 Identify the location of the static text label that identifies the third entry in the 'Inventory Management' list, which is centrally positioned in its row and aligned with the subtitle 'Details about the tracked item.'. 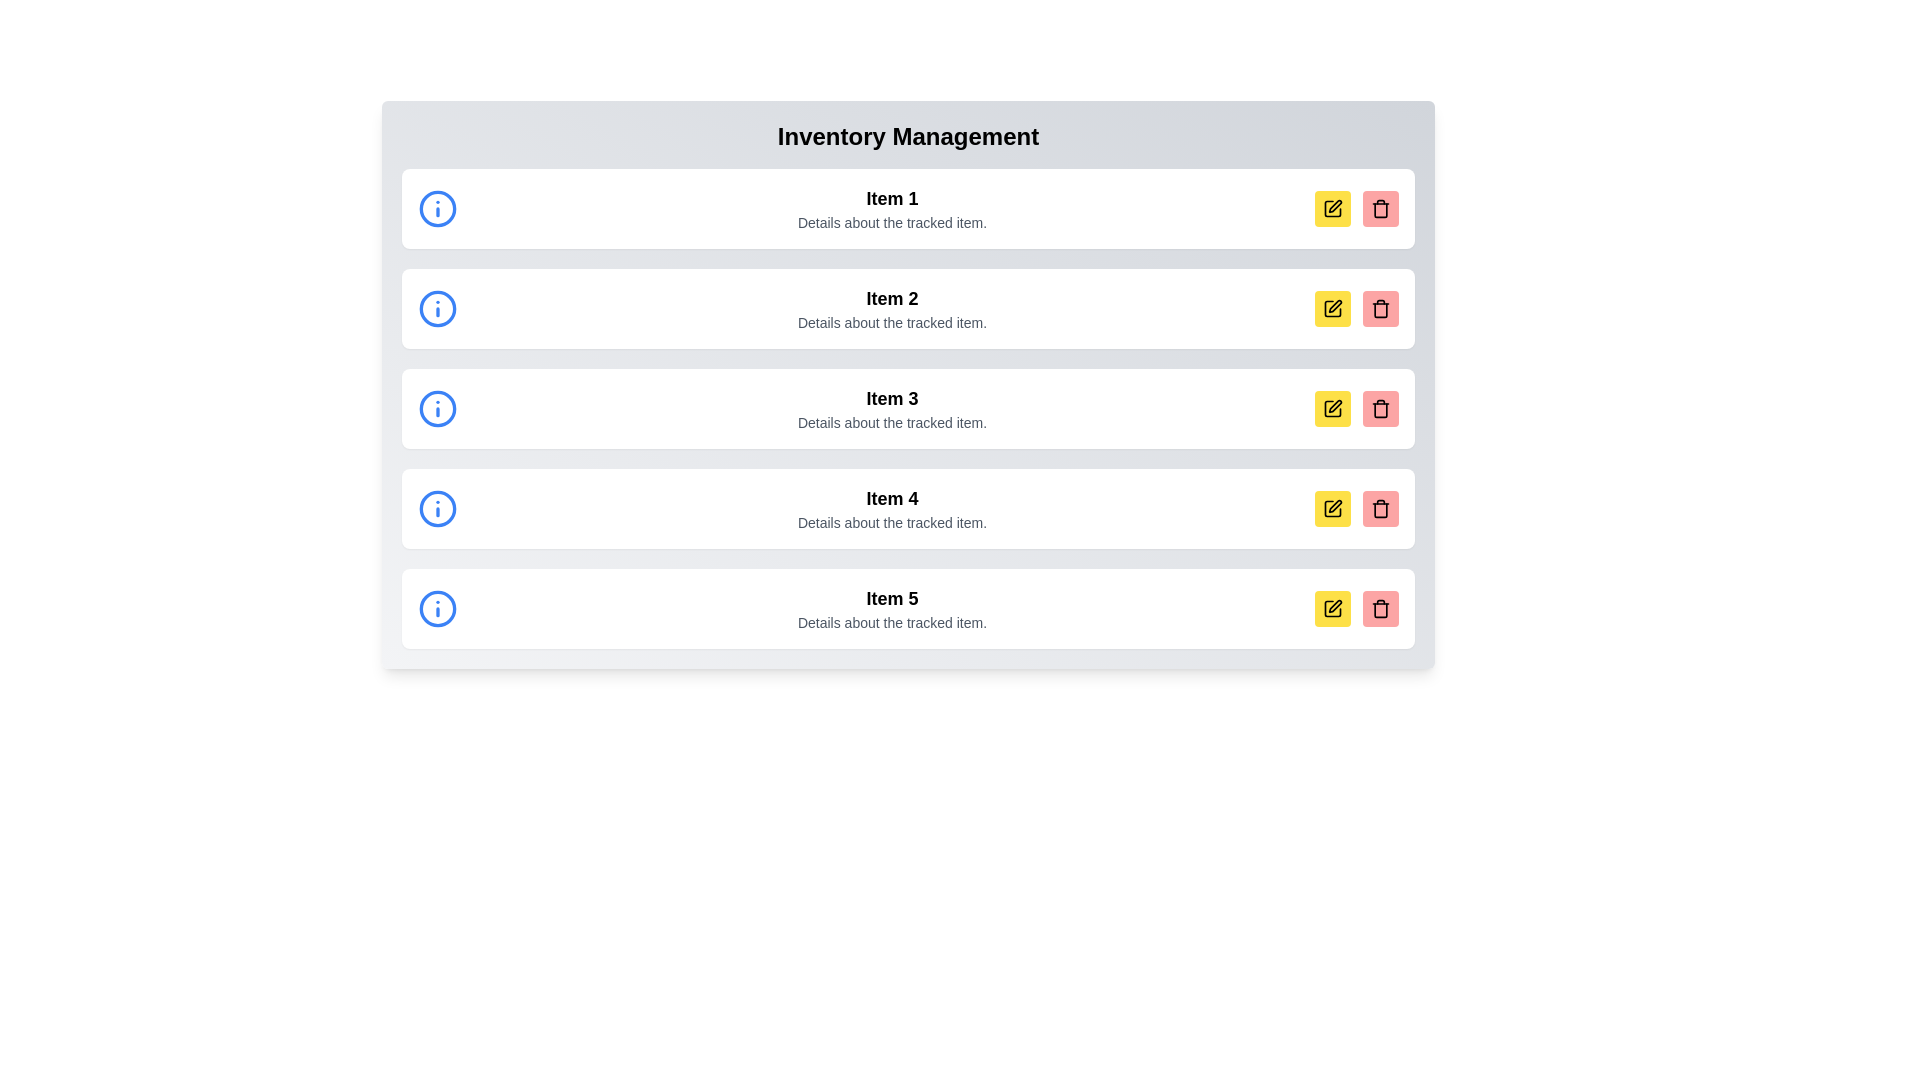
(891, 398).